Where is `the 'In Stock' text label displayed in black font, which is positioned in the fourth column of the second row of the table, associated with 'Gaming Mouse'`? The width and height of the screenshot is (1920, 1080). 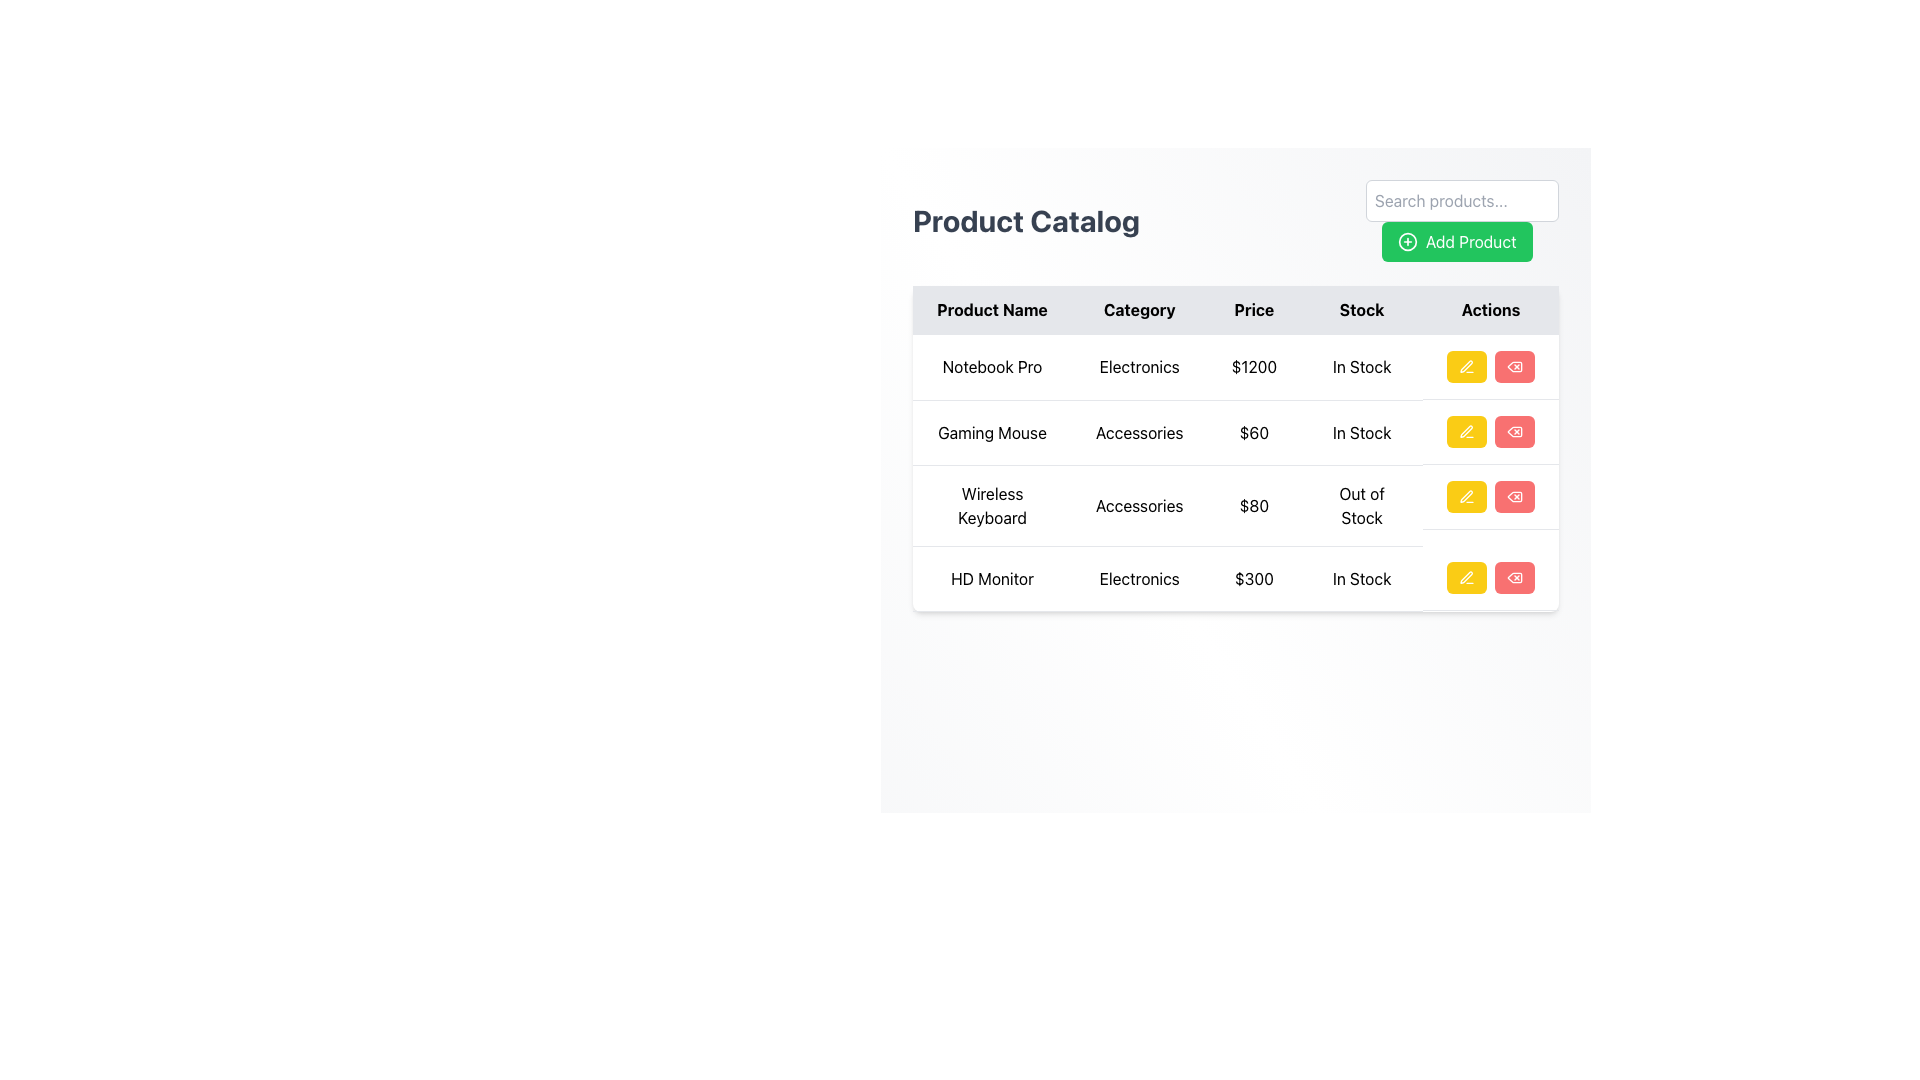 the 'In Stock' text label displayed in black font, which is positioned in the fourth column of the second row of the table, associated with 'Gaming Mouse' is located at coordinates (1361, 431).